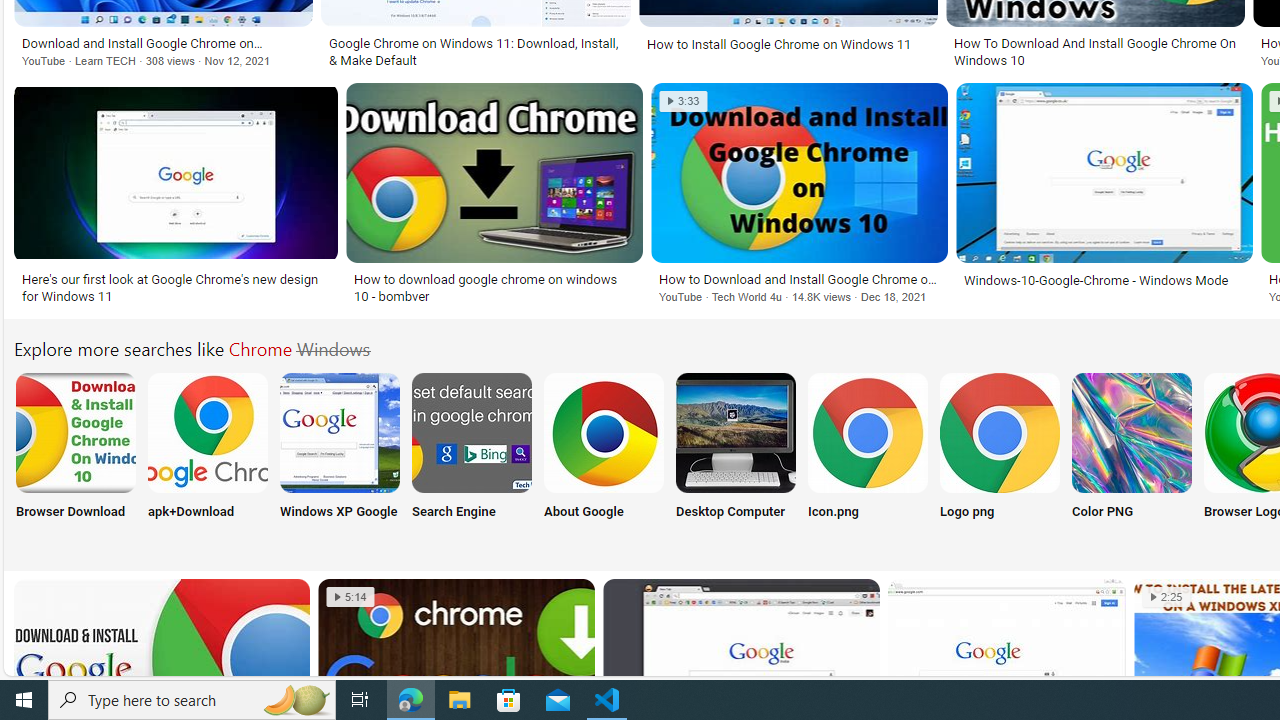  What do you see at coordinates (735, 431) in the screenshot?
I see `'Chrome Desktop Computer'` at bounding box center [735, 431].